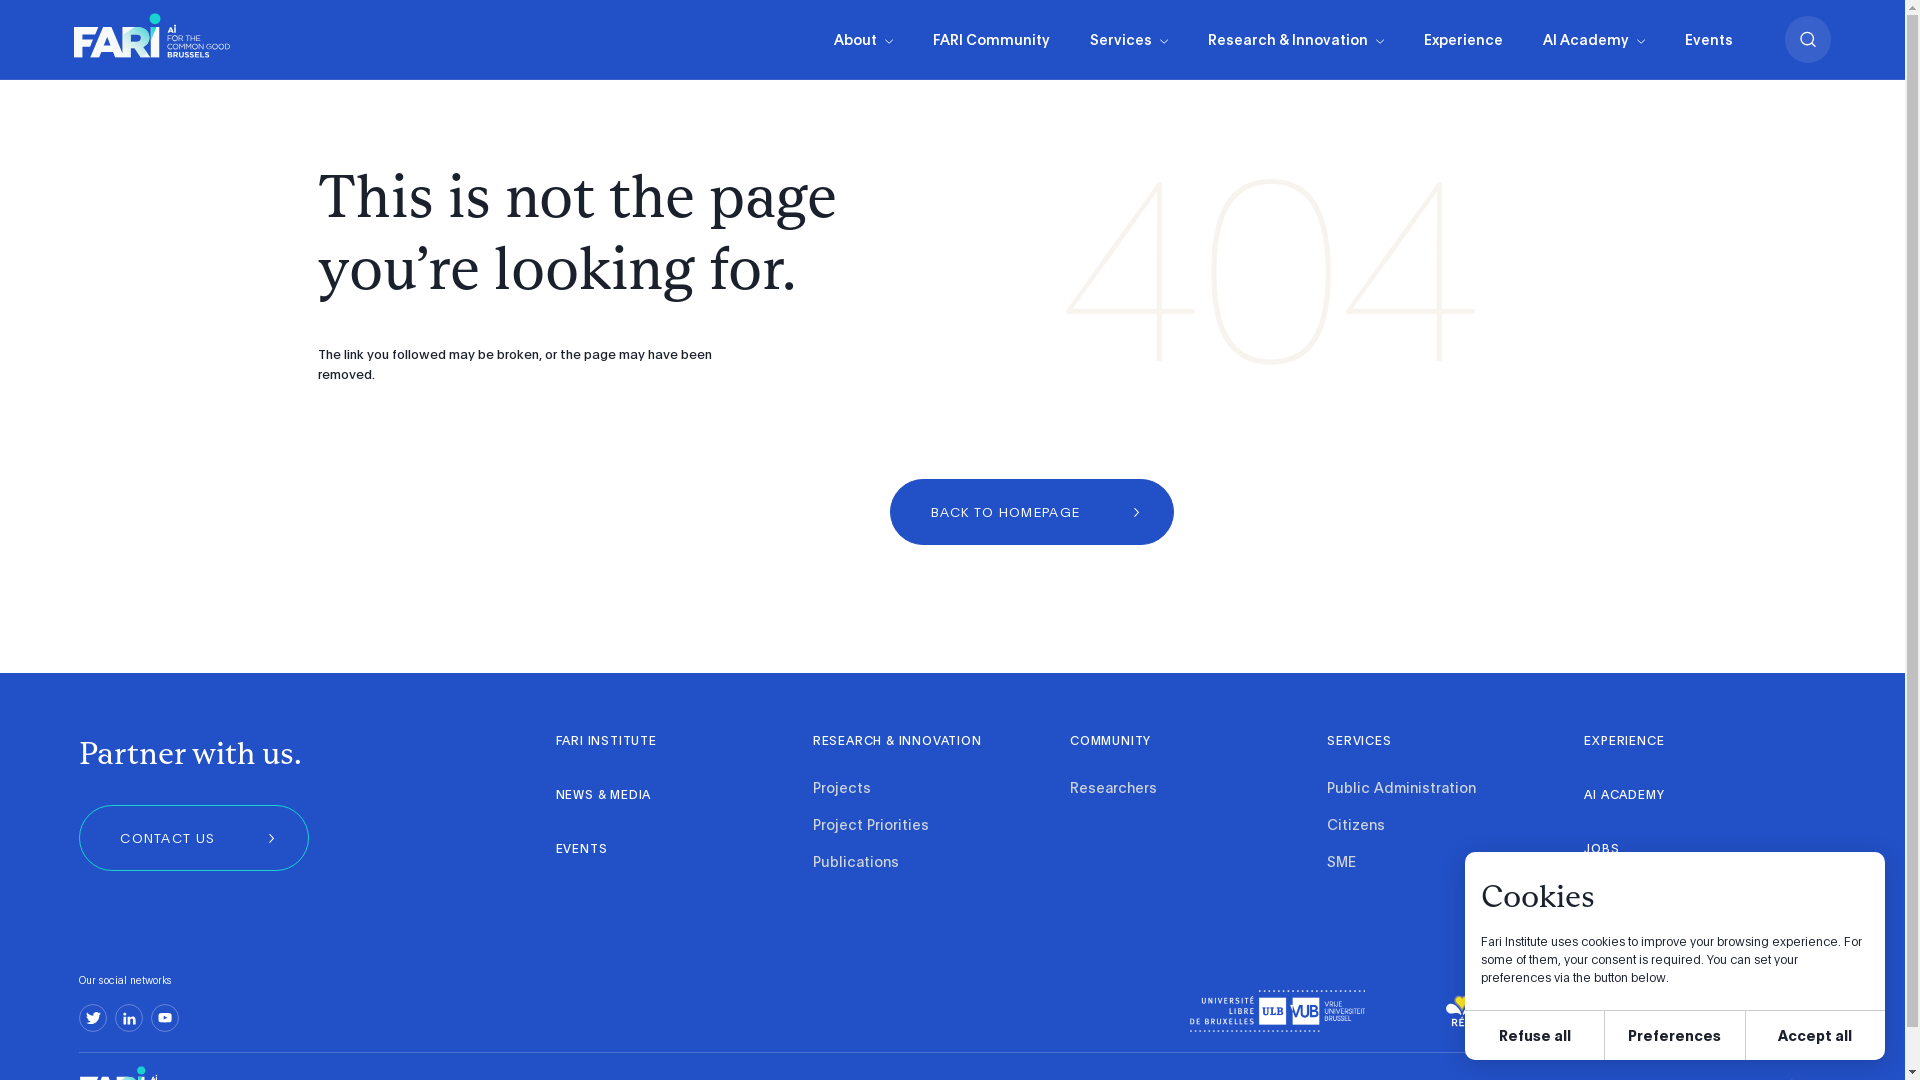 Image resolution: width=1920 pixels, height=1080 pixels. What do you see at coordinates (990, 39) in the screenshot?
I see `'FARI Community'` at bounding box center [990, 39].